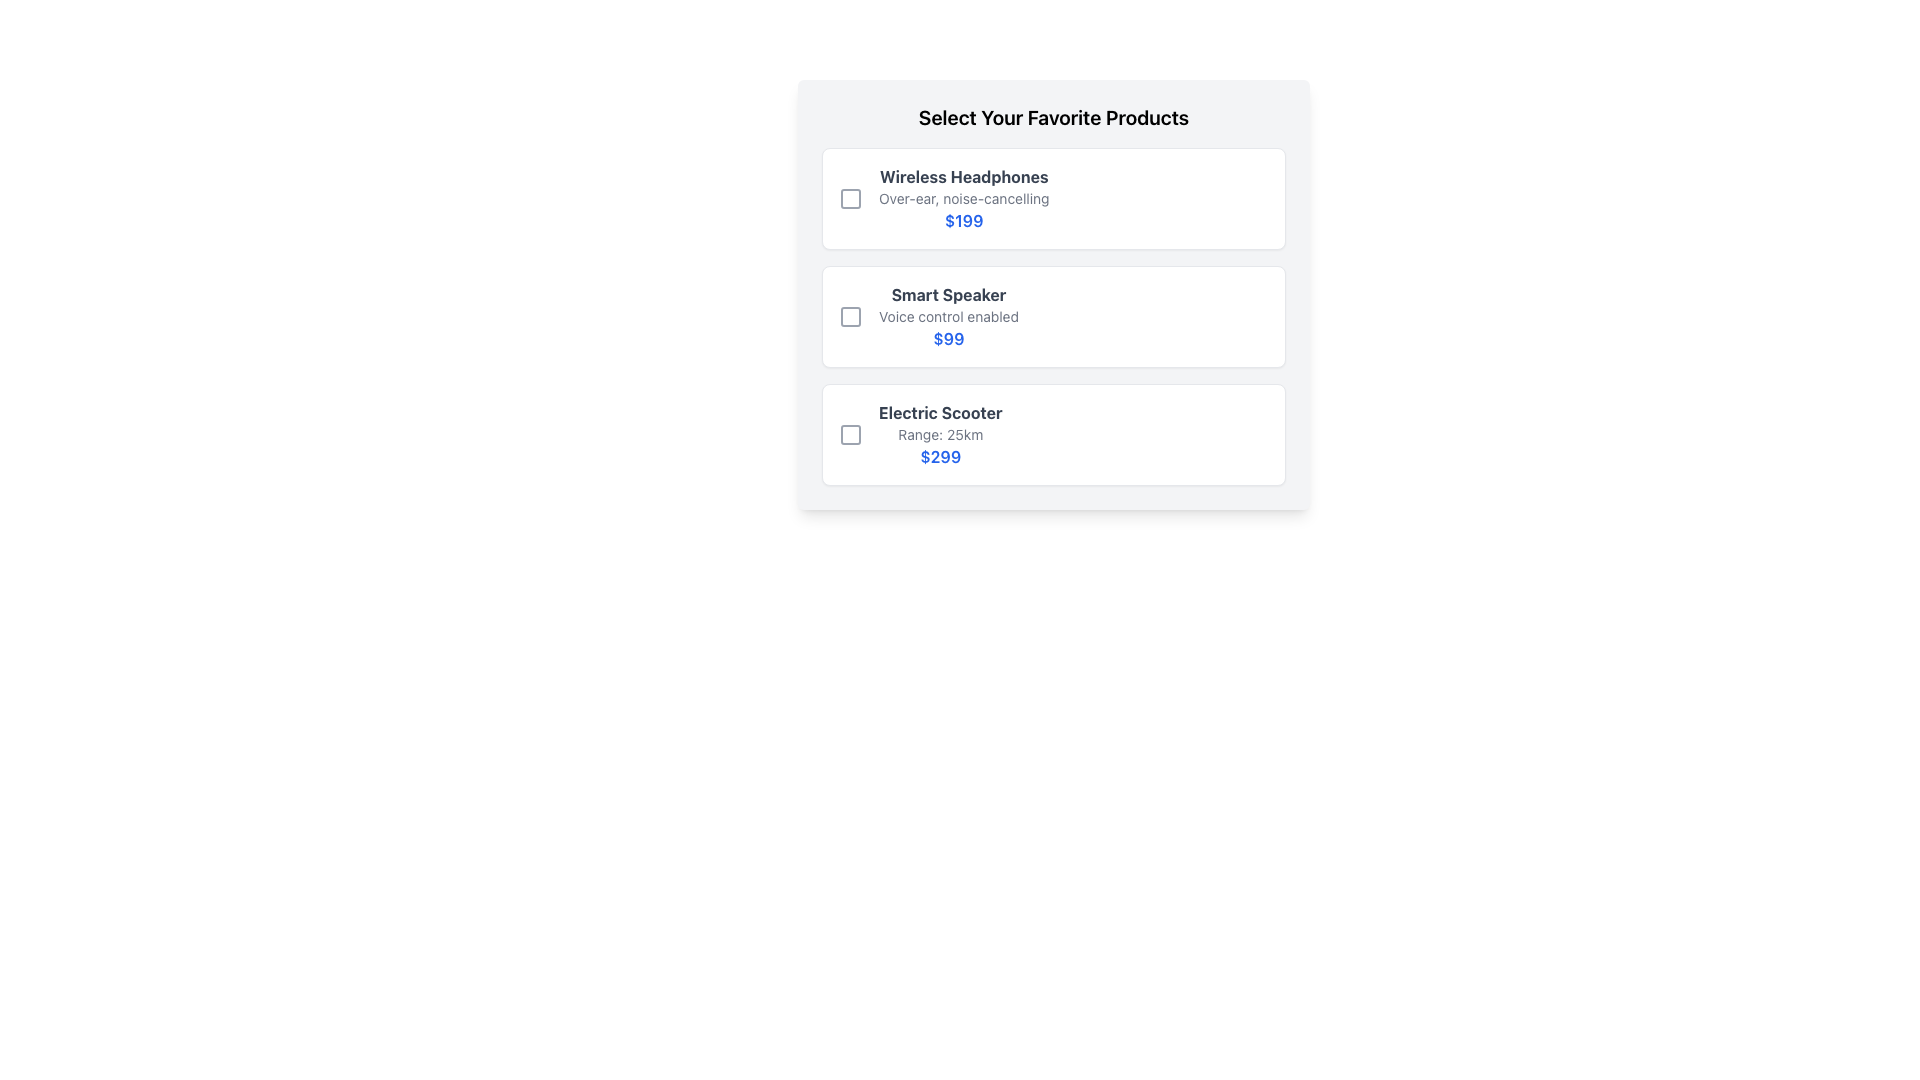 This screenshot has height=1080, width=1920. I want to click on the checkbox on the electric scooter product card, which is the third card in a vertical list of three items, so click(1053, 434).